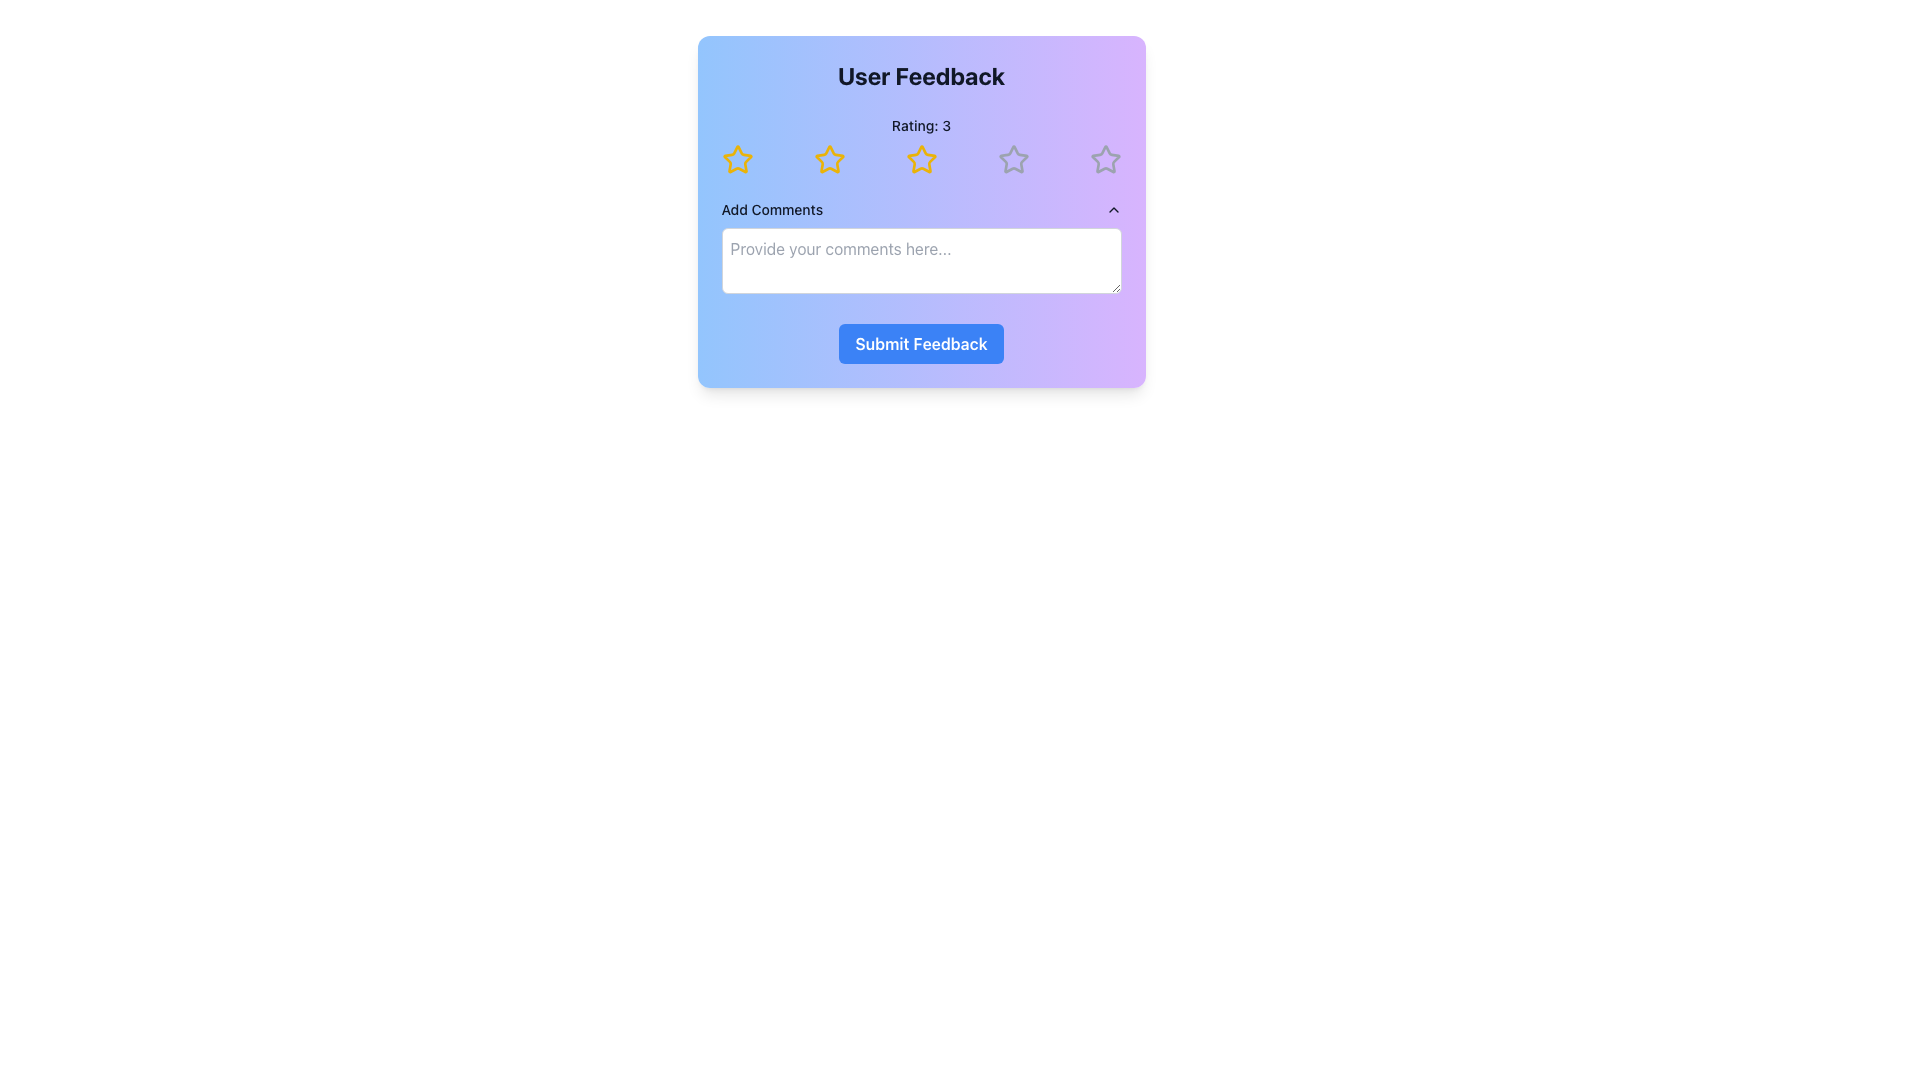 The height and width of the screenshot is (1080, 1920). What do you see at coordinates (920, 158) in the screenshot?
I see `the third yellow star in the row of five stars to register a rating action on touch devices` at bounding box center [920, 158].